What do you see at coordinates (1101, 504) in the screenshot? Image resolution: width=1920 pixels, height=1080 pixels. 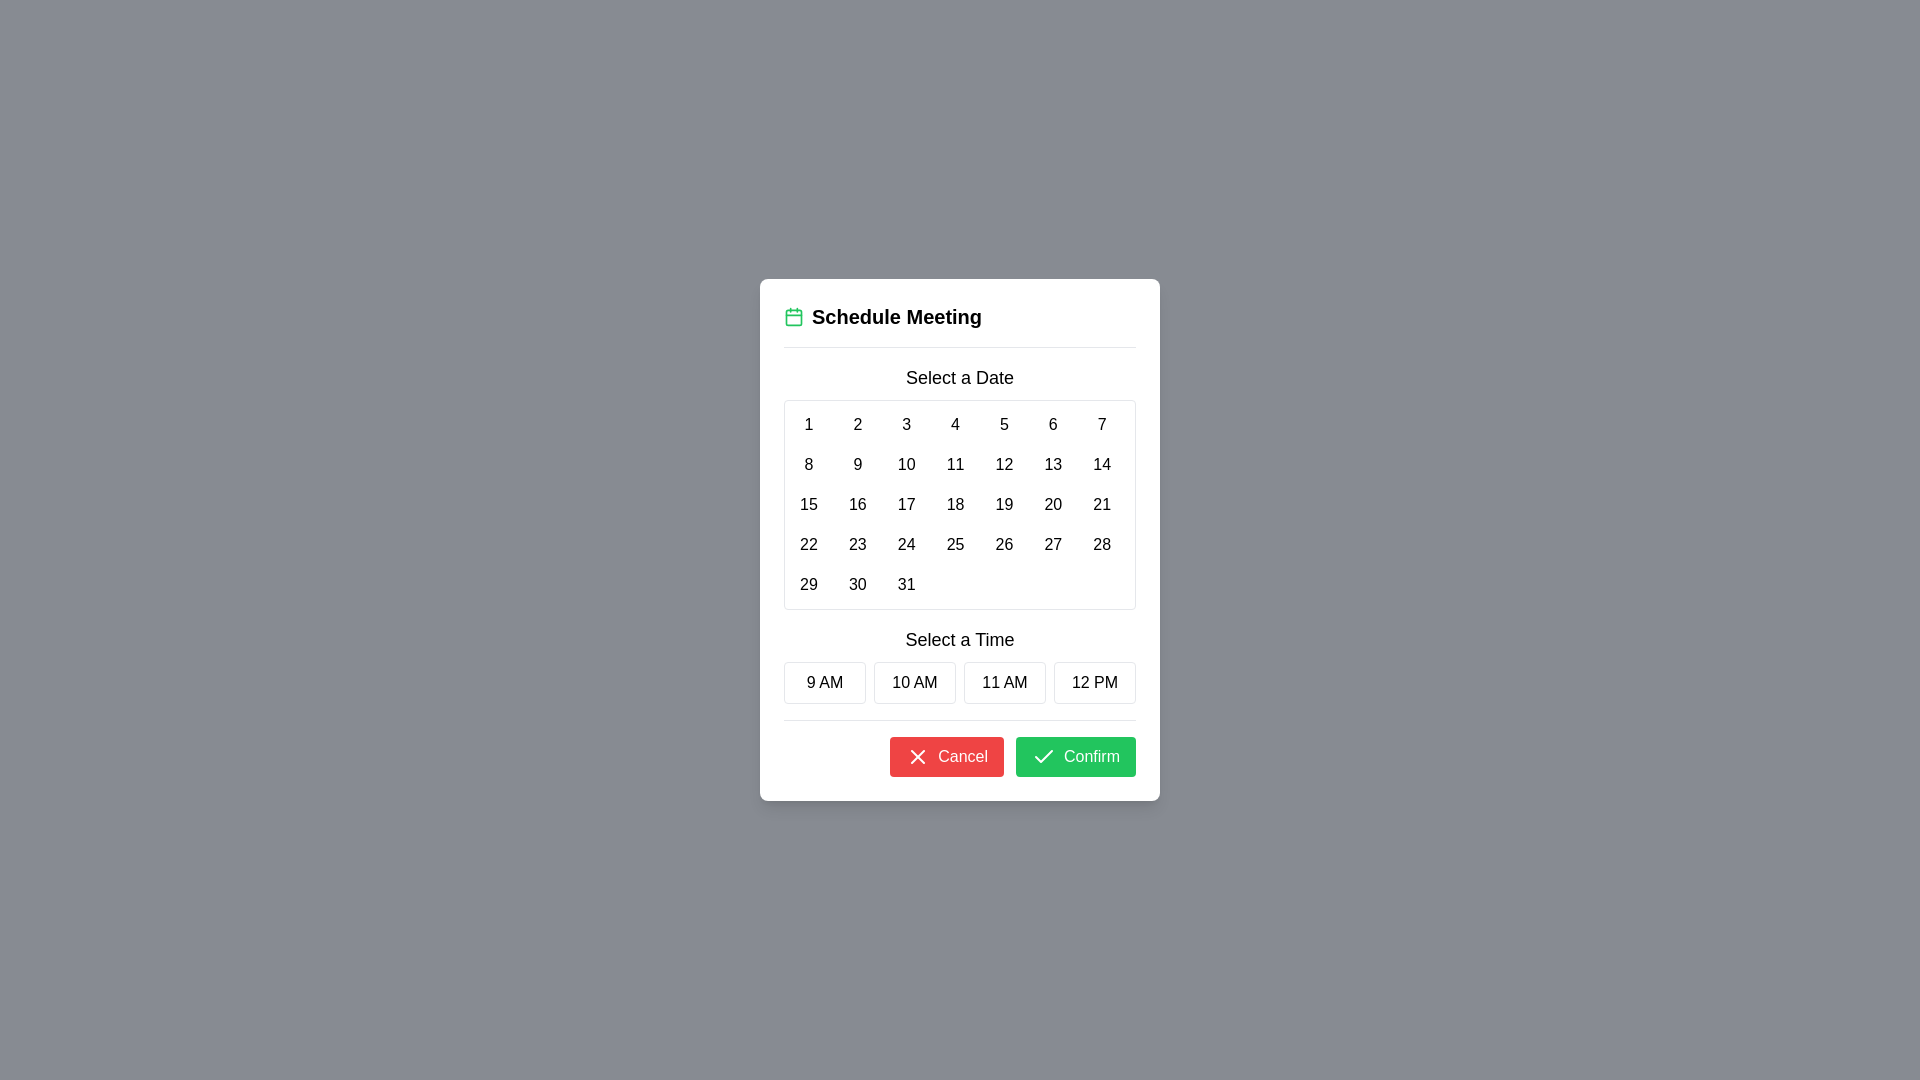 I see `the date button displaying '21' located in the third row and seventh column of the calendar grid in the 'Schedule Meeting' modal` at bounding box center [1101, 504].